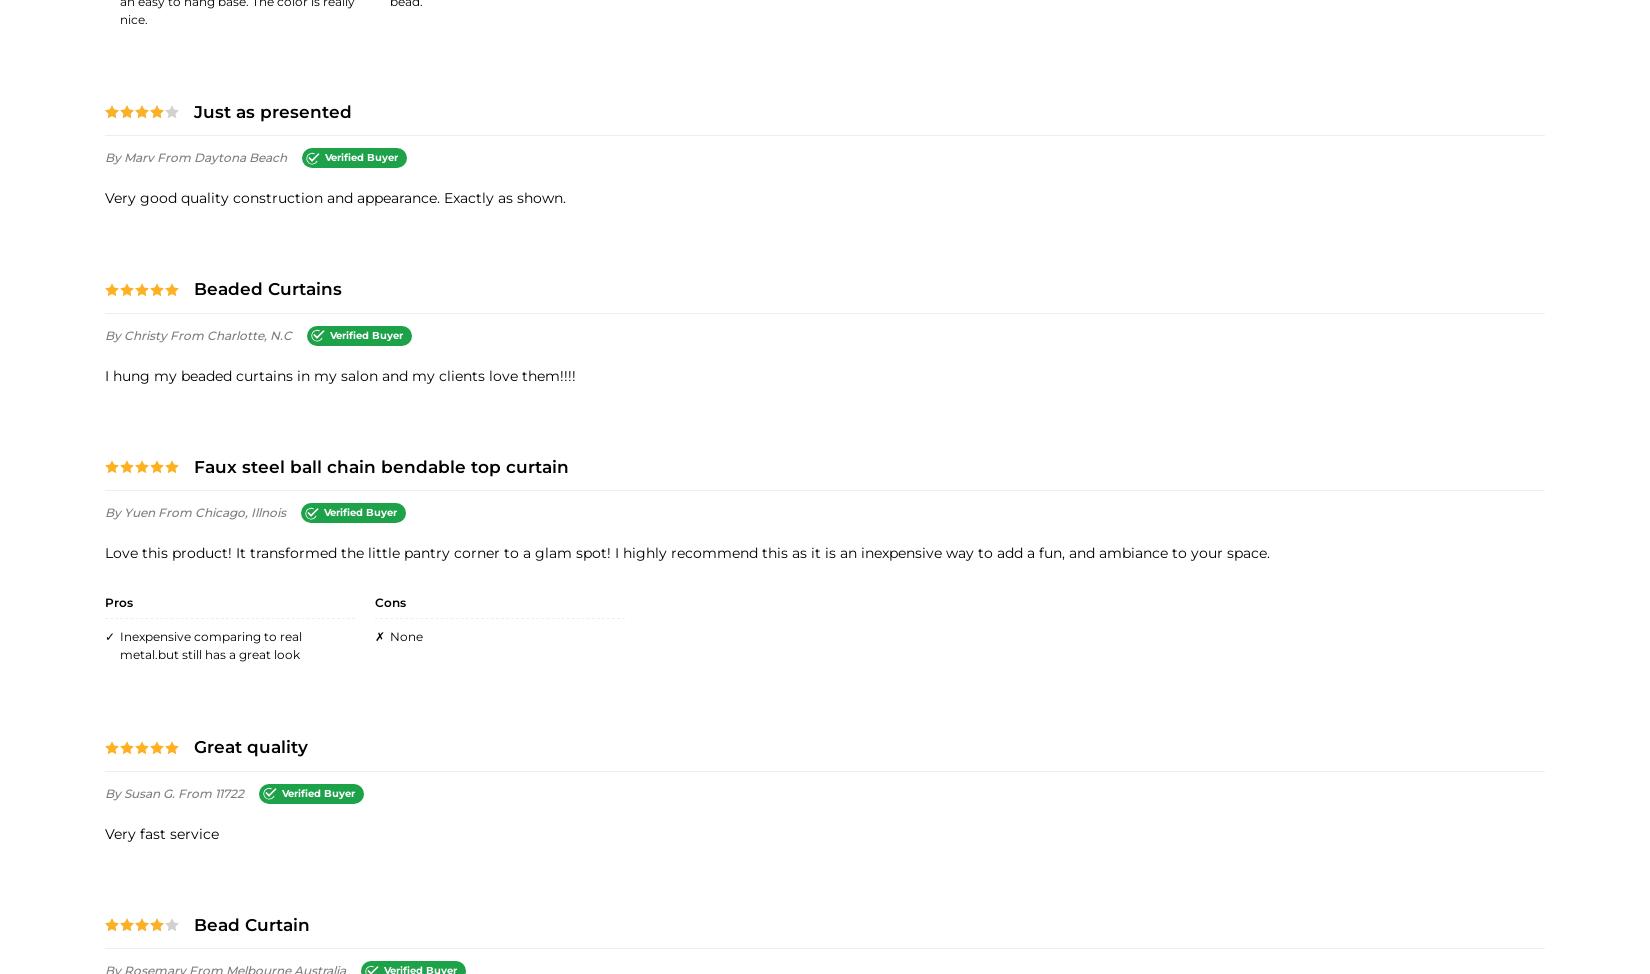 The width and height of the screenshot is (1650, 974). I want to click on 'from Daytona Beach', so click(221, 156).